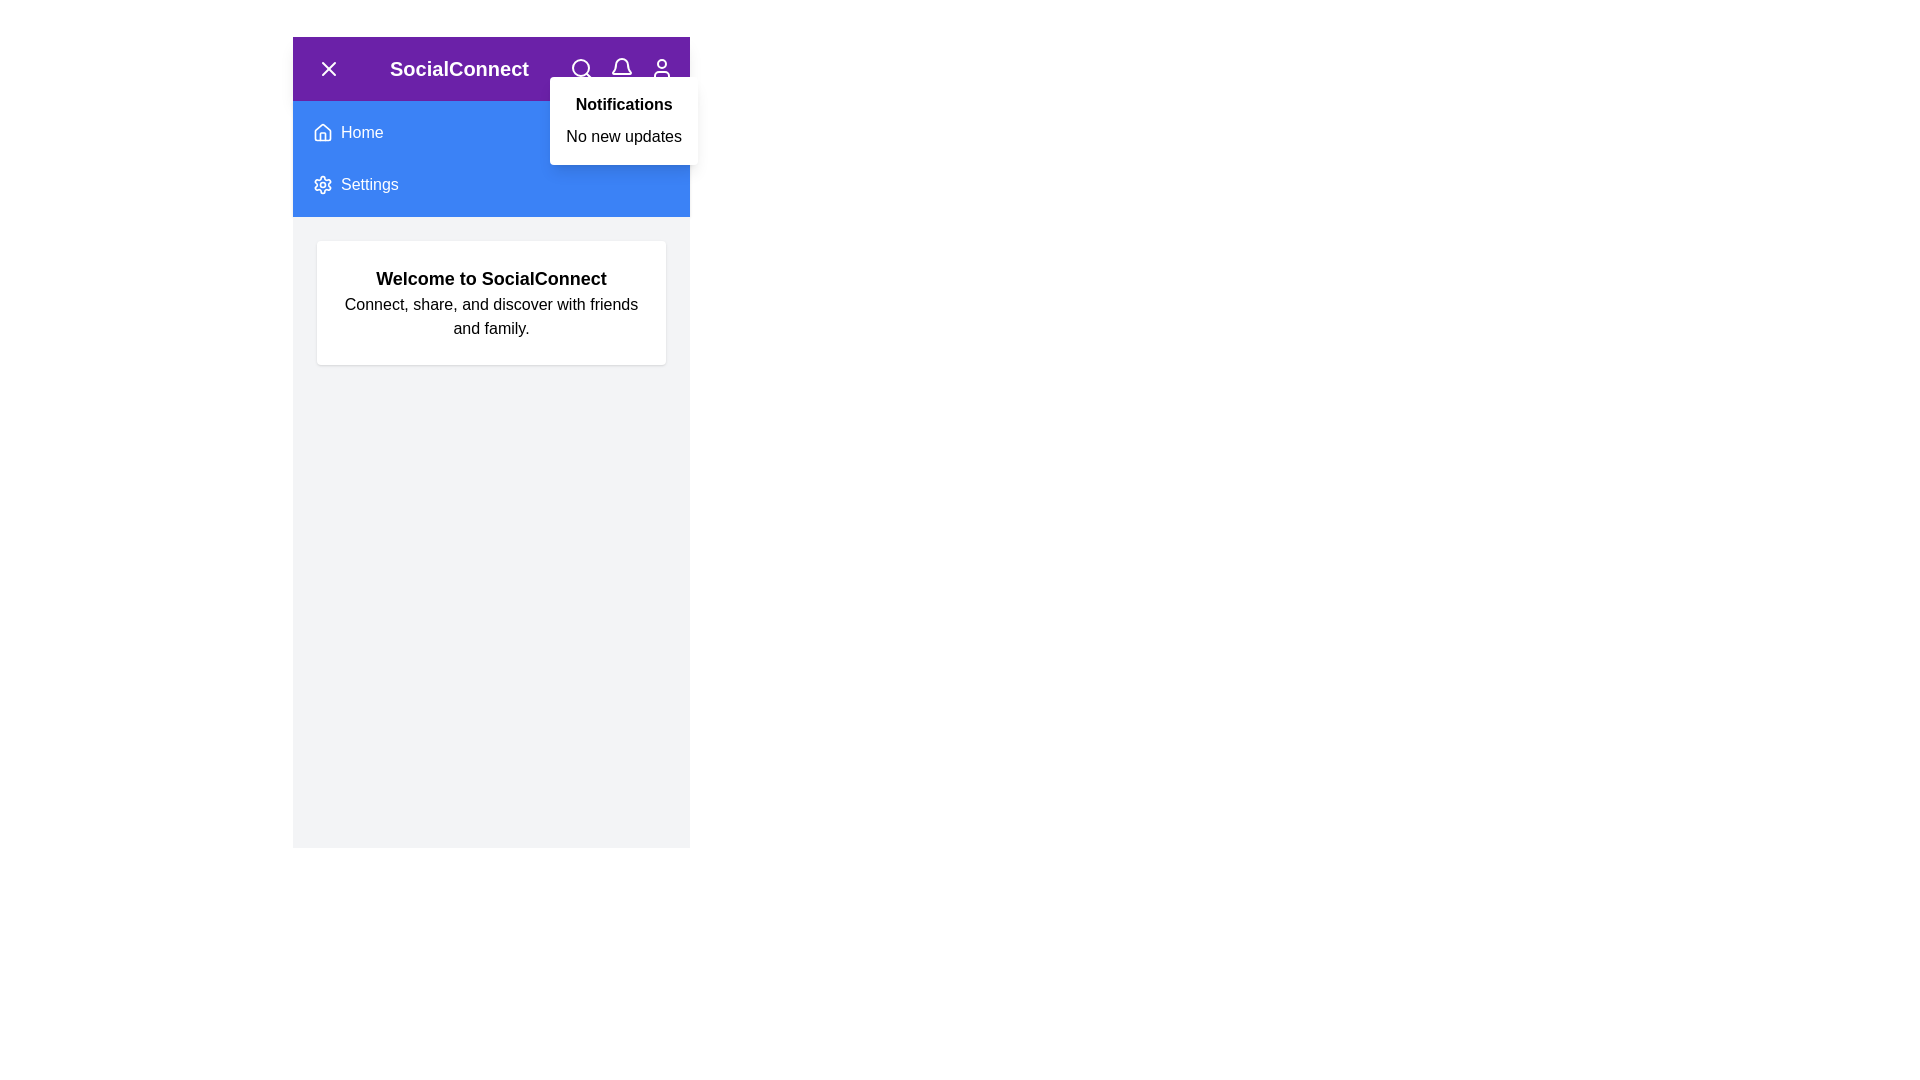 This screenshot has width=1920, height=1080. I want to click on the welcome message text to select it, so click(491, 278).